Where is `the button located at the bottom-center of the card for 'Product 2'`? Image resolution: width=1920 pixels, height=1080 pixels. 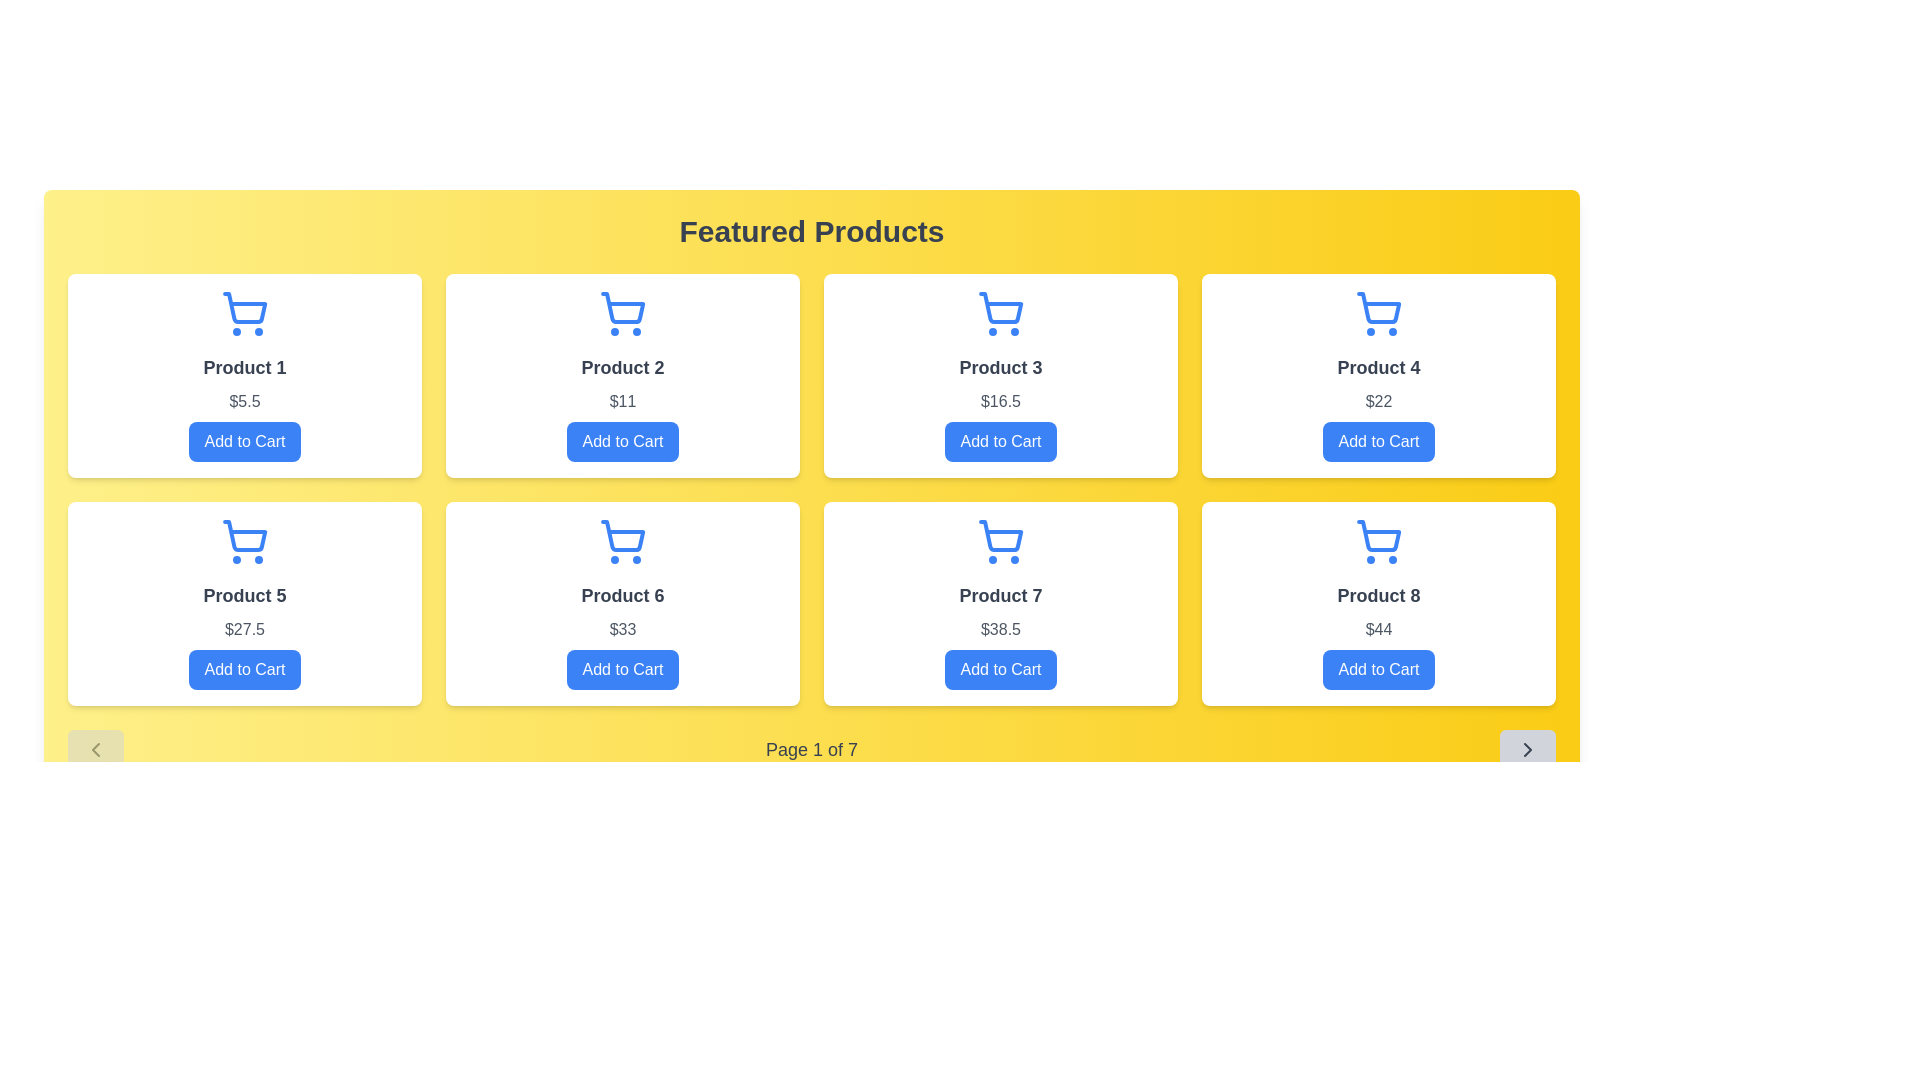 the button located at the bottom-center of the card for 'Product 2' is located at coordinates (622, 441).